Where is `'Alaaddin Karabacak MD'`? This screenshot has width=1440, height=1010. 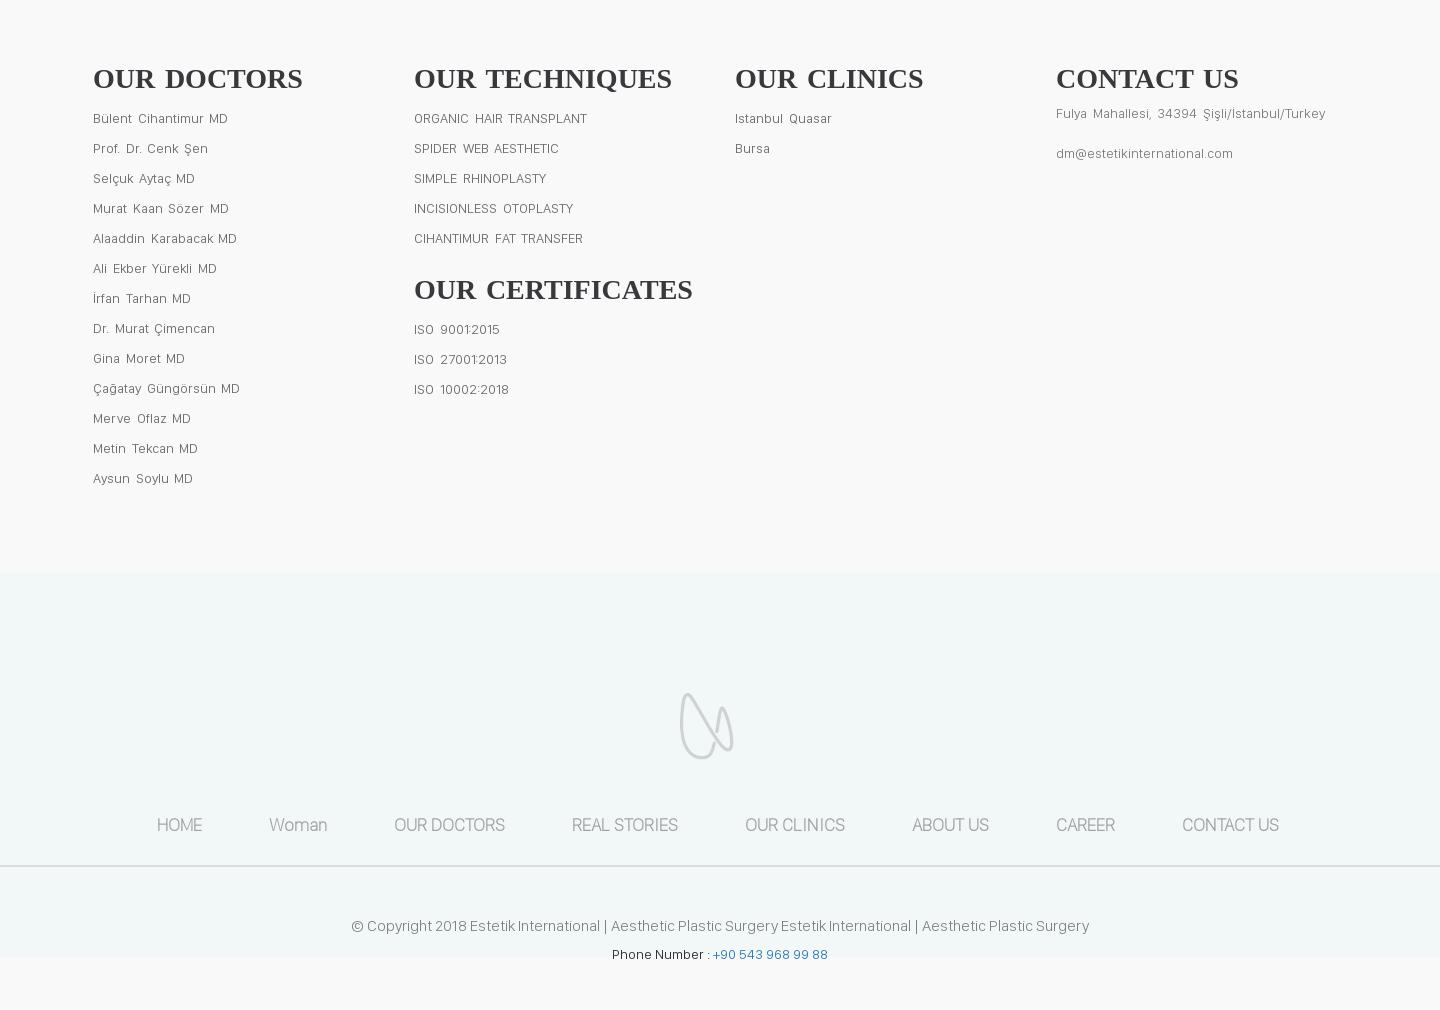
'Alaaddin Karabacak MD' is located at coordinates (164, 236).